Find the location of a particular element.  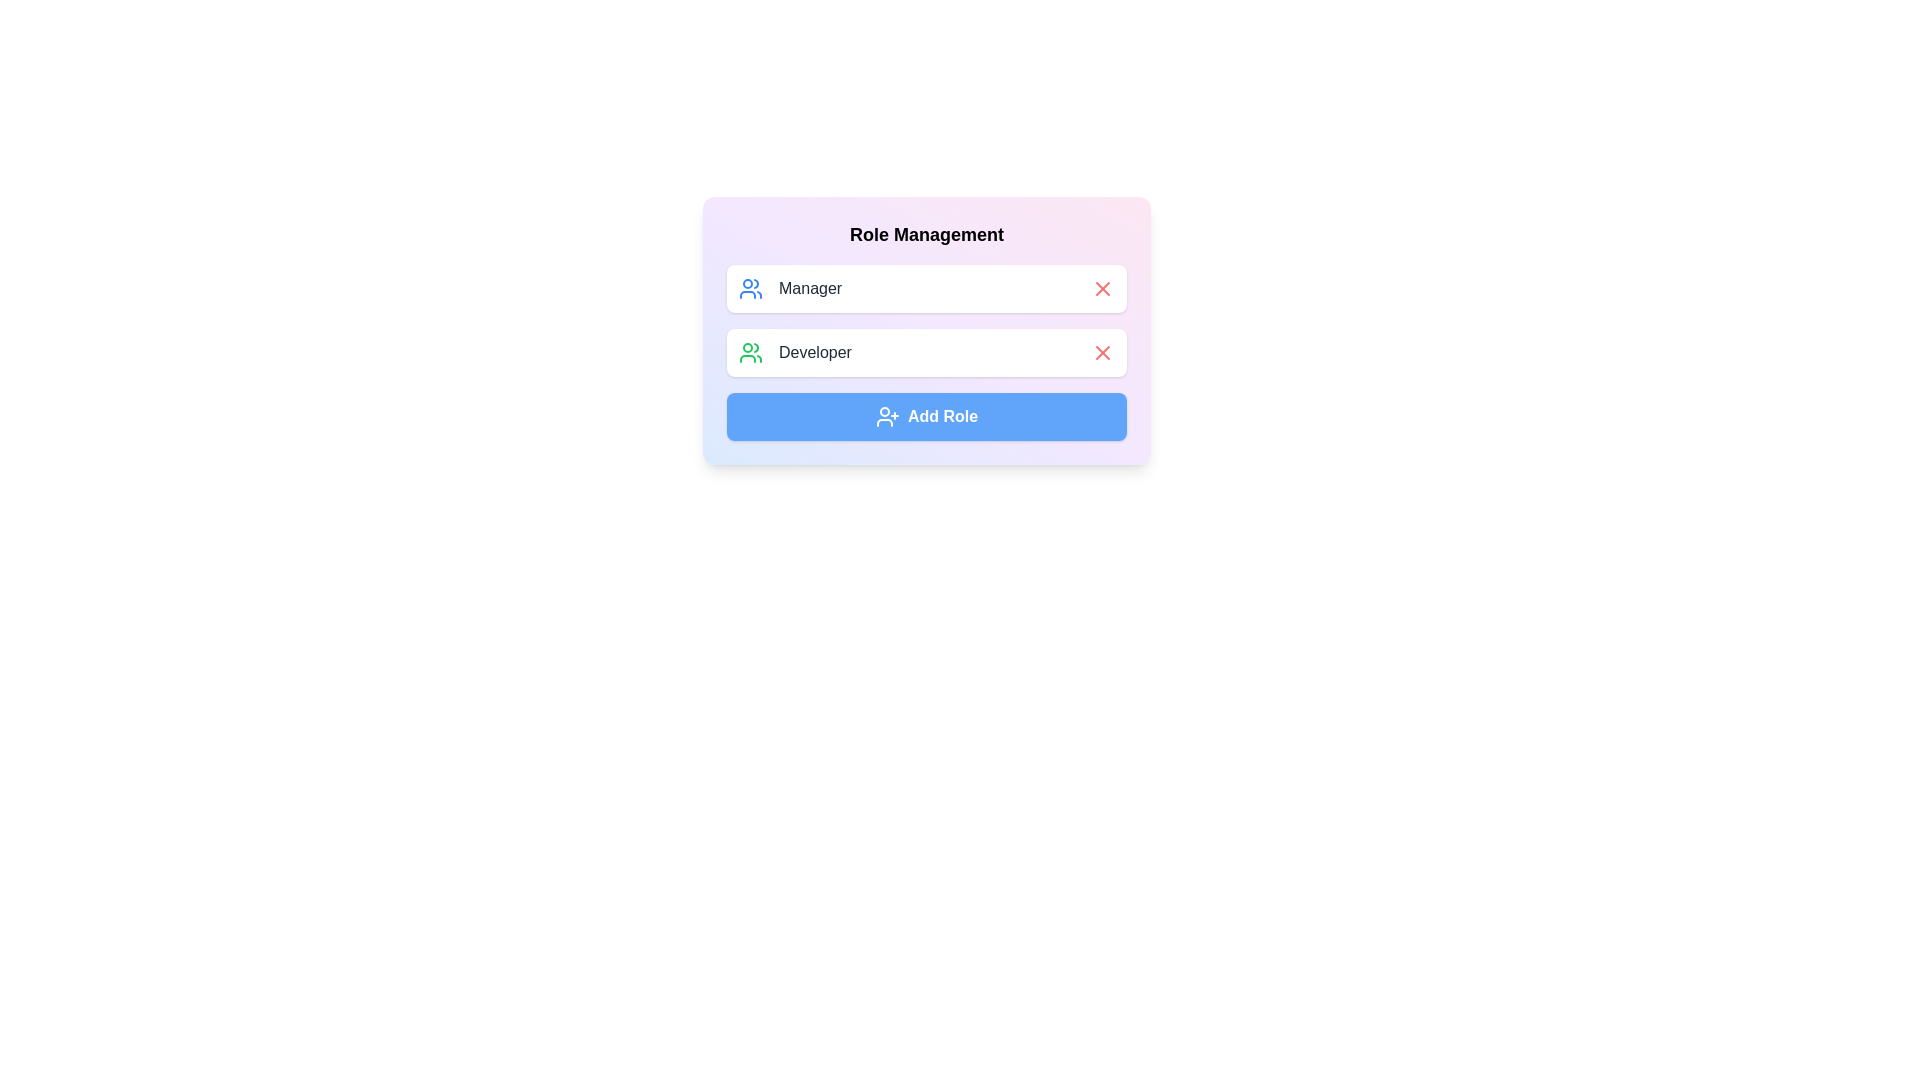

the 'Add Role' button to add a new role is located at coordinates (925, 415).